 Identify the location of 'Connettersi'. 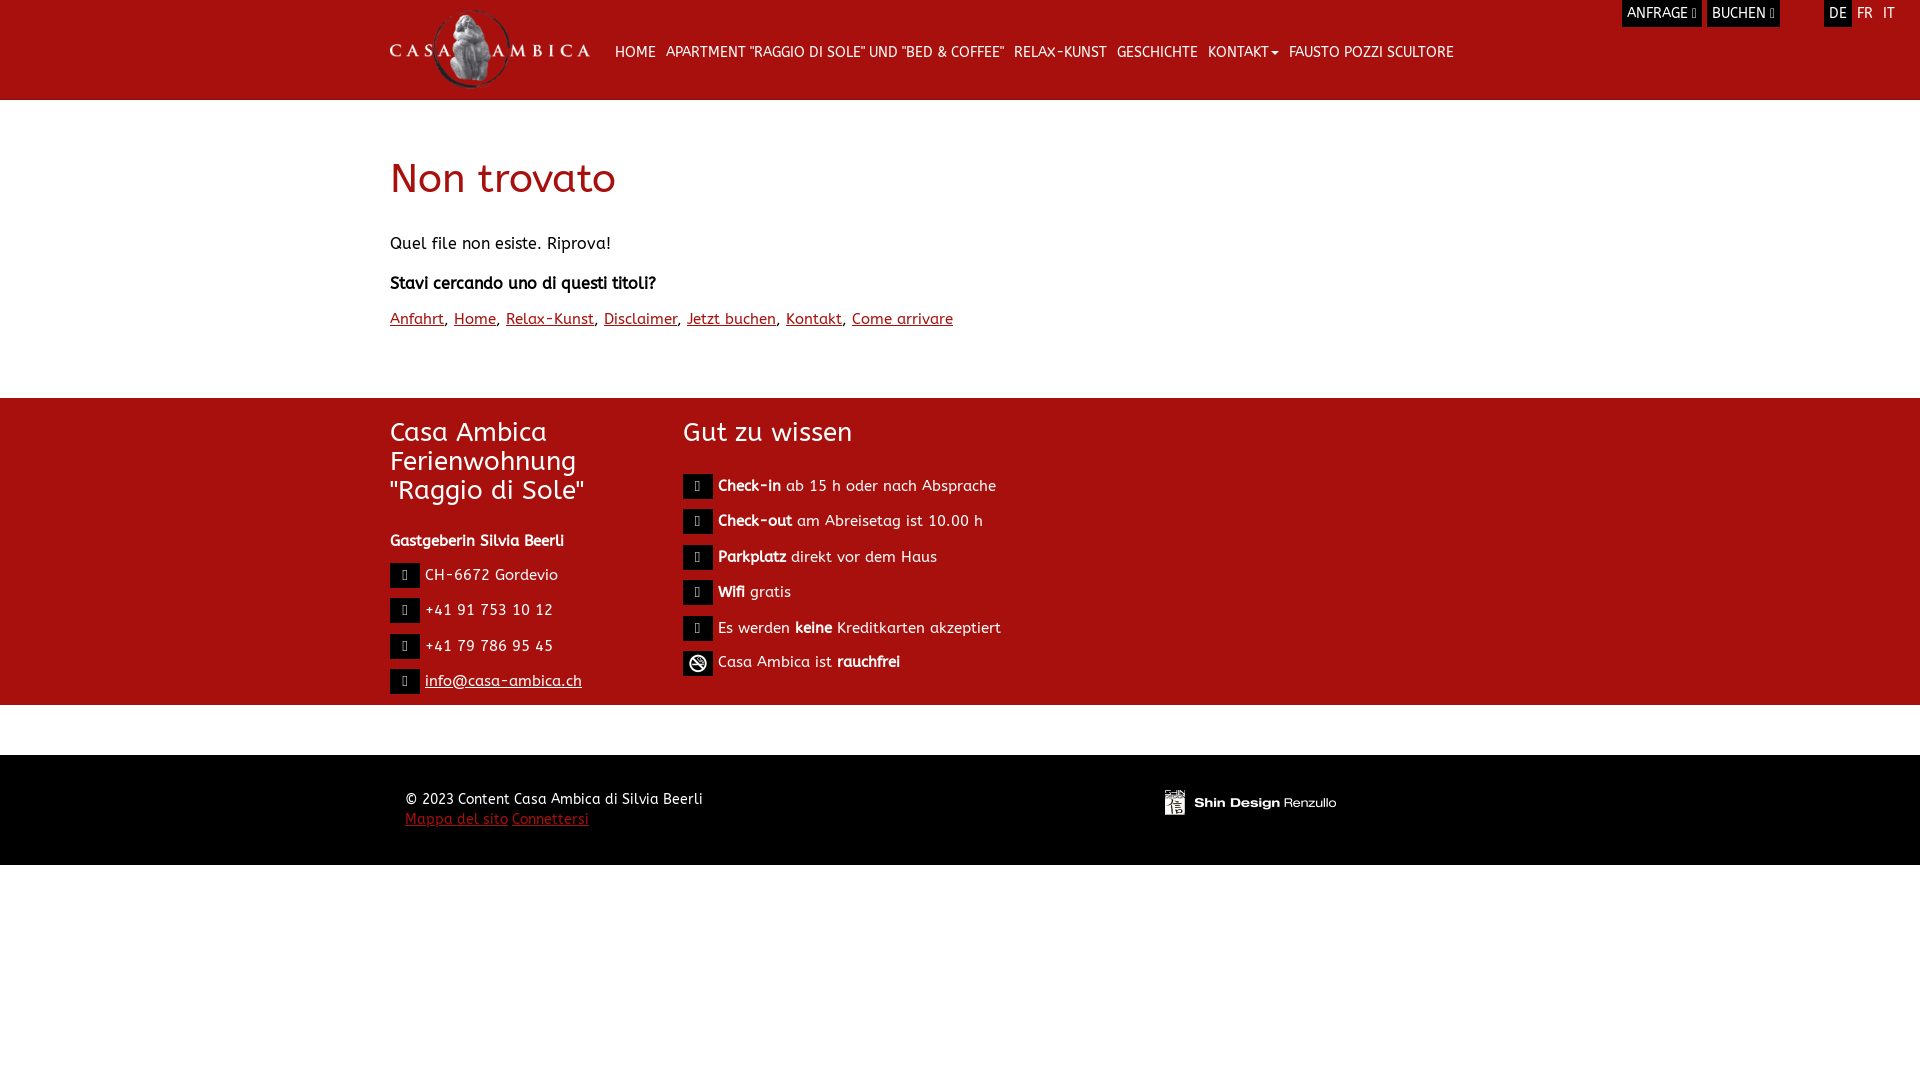
(550, 819).